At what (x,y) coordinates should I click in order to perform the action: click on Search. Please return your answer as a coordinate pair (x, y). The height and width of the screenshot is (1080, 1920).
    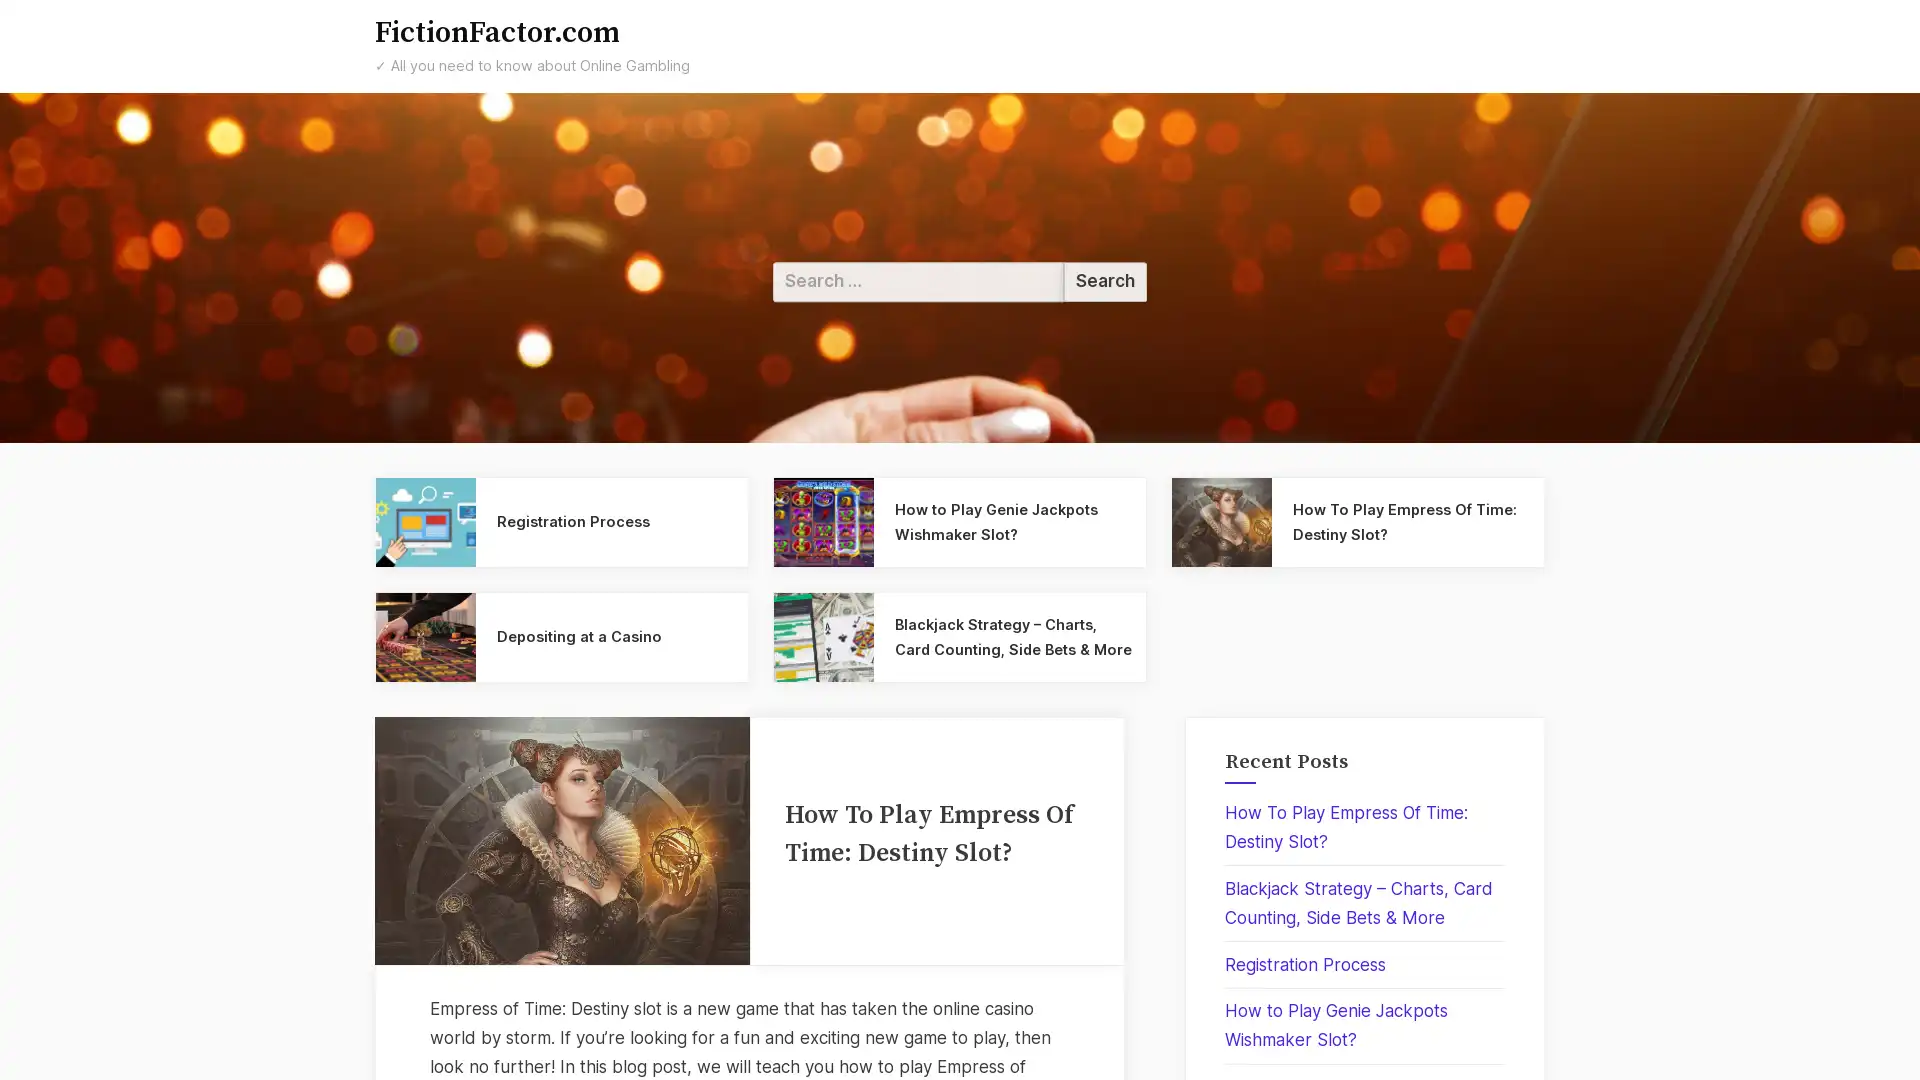
    Looking at the image, I should click on (1104, 281).